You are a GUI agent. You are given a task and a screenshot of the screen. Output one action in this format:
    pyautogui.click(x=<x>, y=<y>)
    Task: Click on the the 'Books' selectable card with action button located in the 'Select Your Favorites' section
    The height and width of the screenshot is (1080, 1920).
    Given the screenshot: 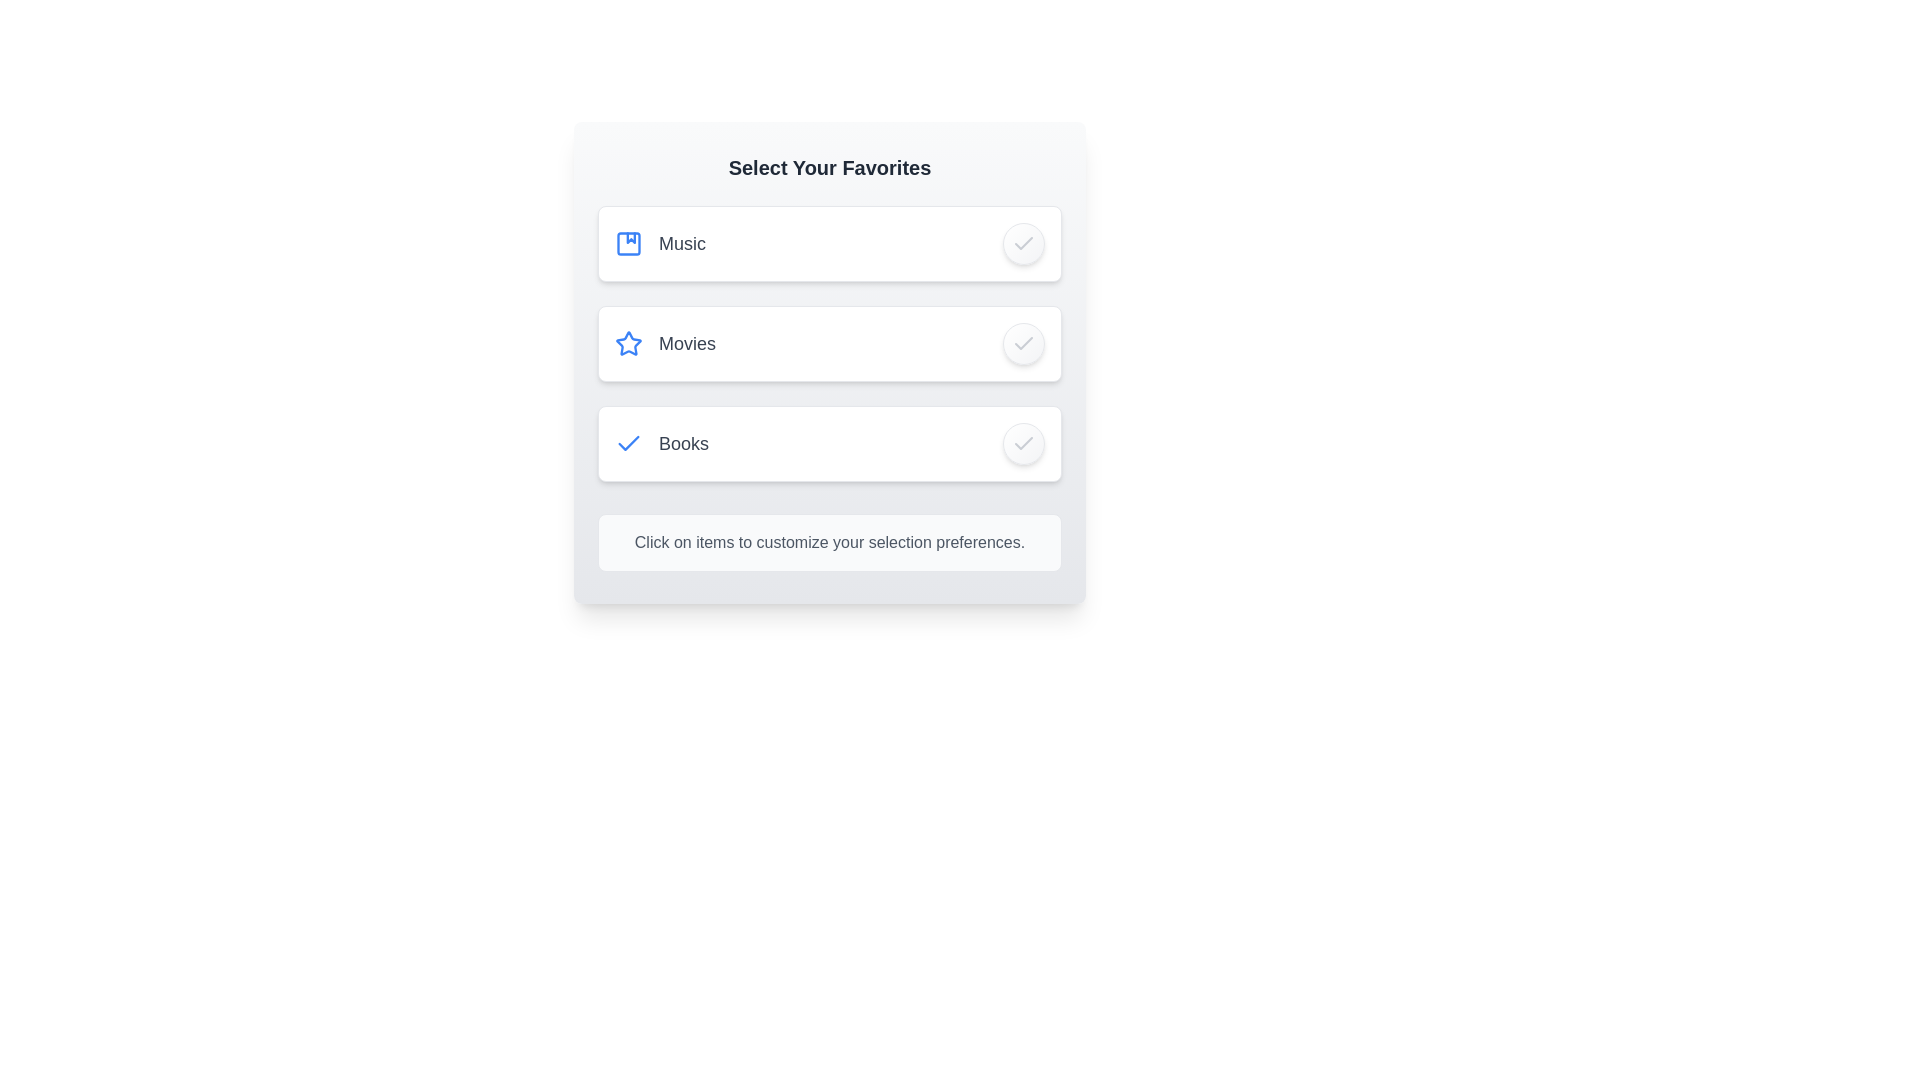 What is the action you would take?
    pyautogui.click(x=830, y=442)
    